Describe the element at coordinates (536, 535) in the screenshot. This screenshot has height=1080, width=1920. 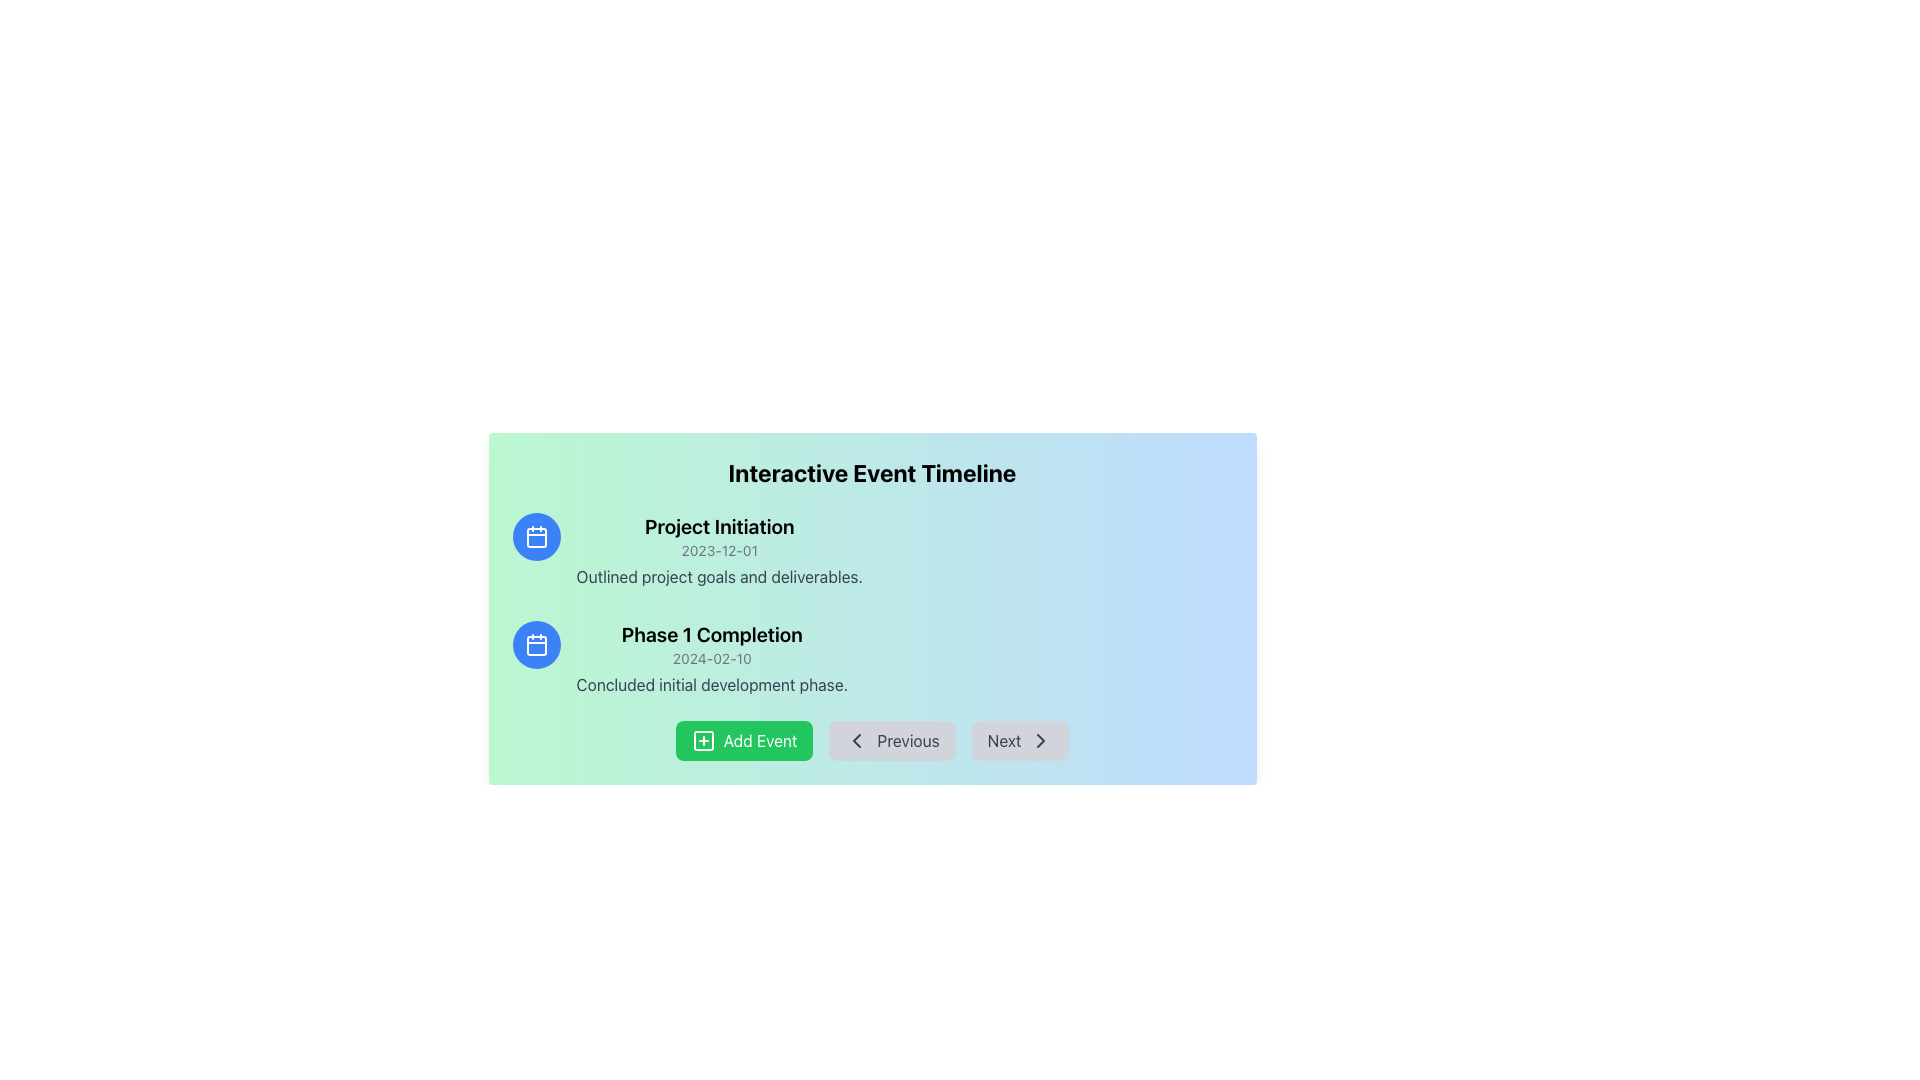
I see `the calendar date or event icon located on the left side of the 'Project Initiation' section, which is the first icon in a vertically-aligned list` at that location.